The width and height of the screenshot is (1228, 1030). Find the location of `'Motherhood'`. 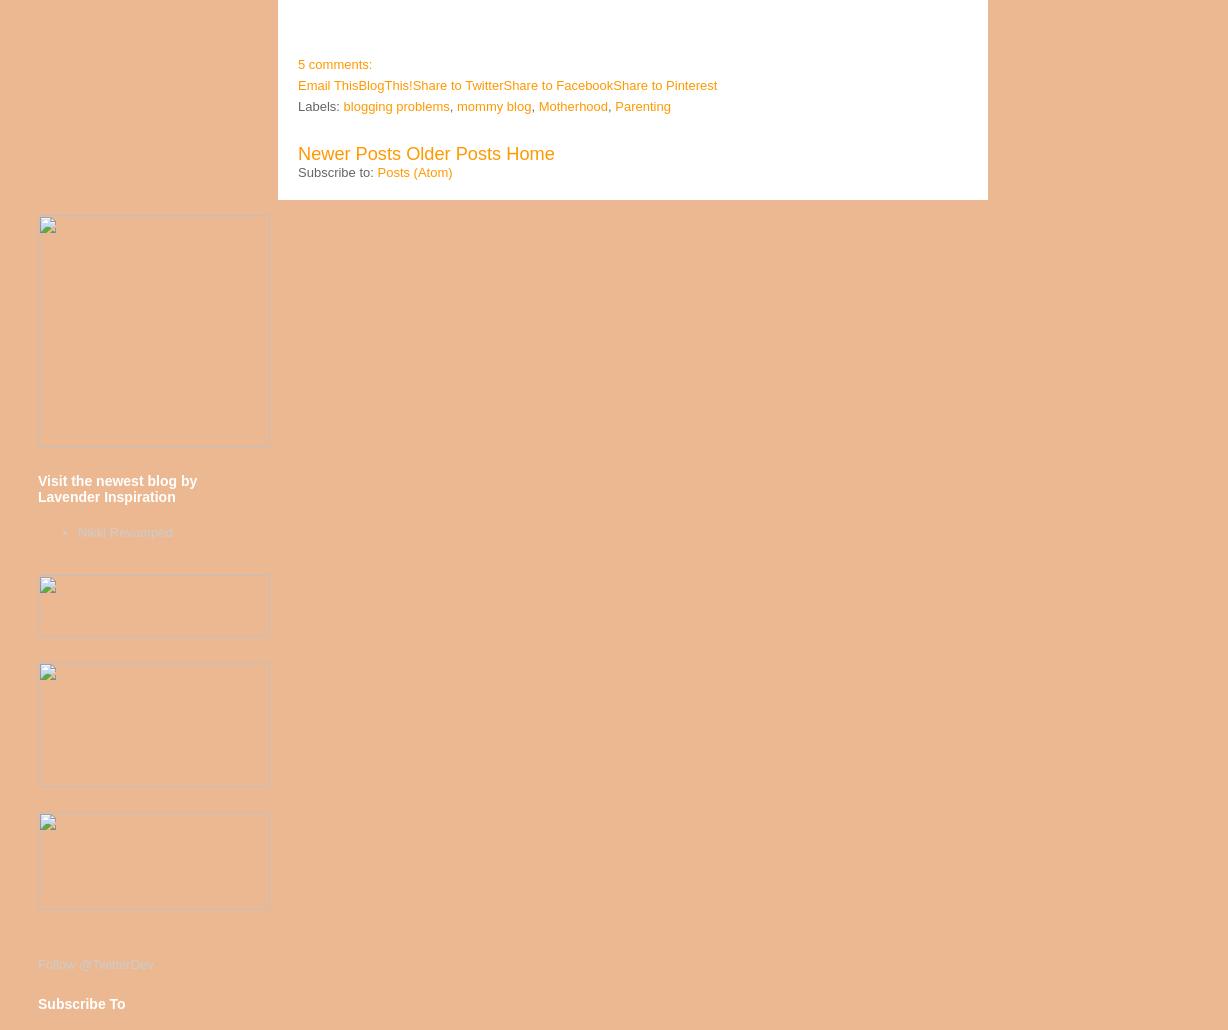

'Motherhood' is located at coordinates (536, 105).